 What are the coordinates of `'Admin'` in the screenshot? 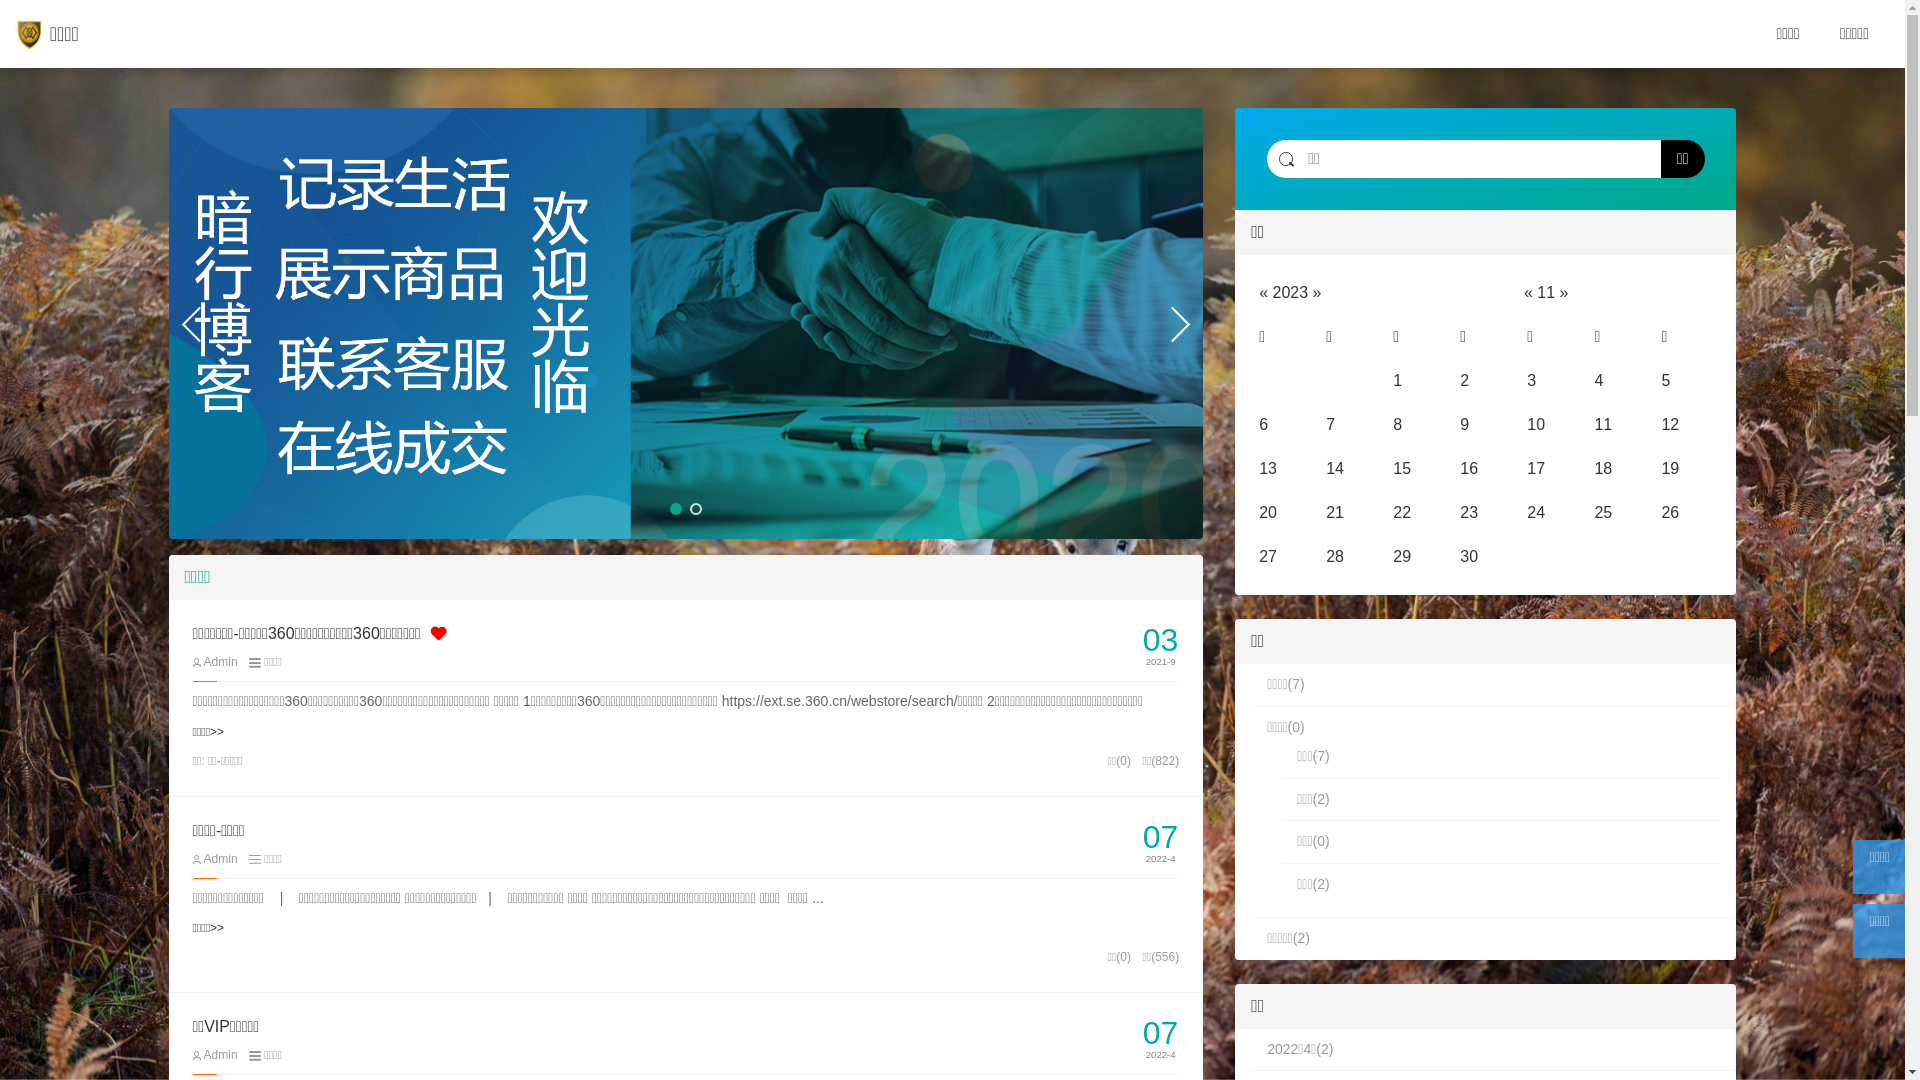 It's located at (214, 1054).